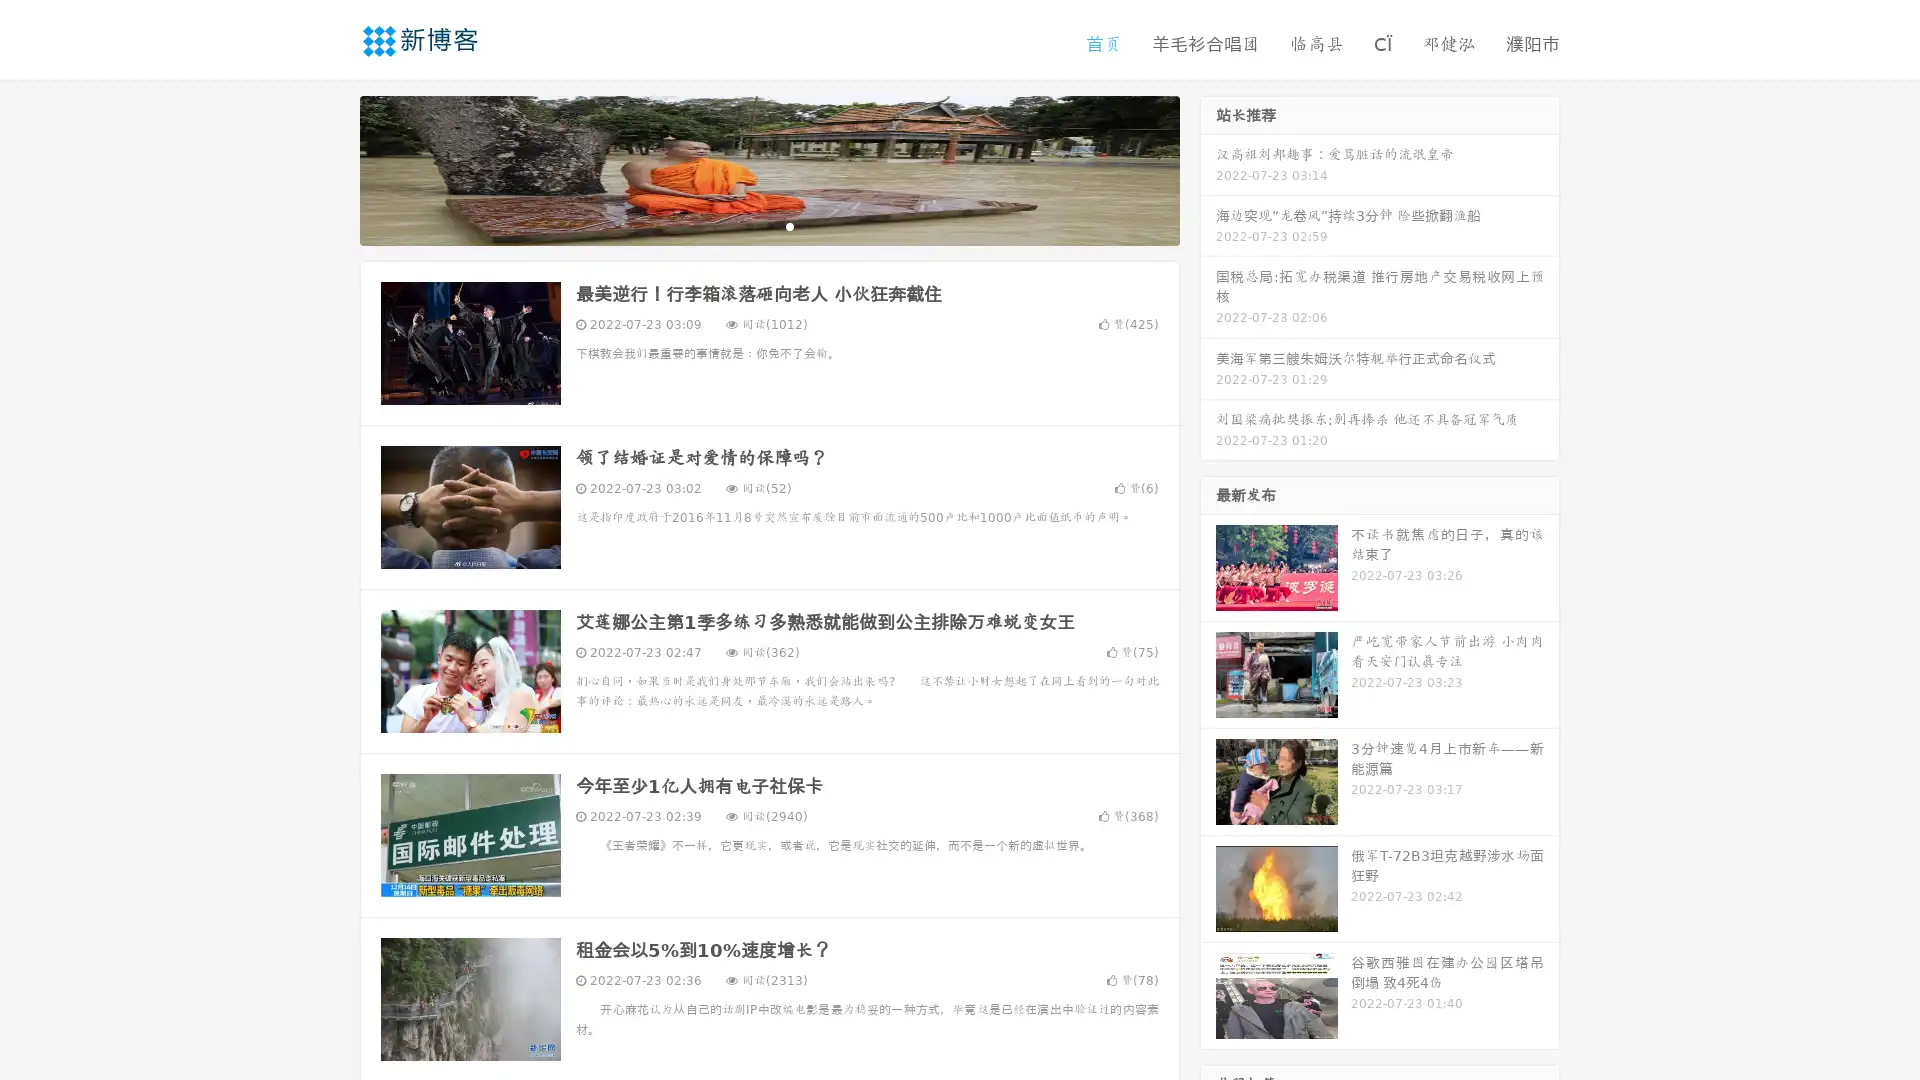 This screenshot has height=1080, width=1920. What do you see at coordinates (748, 225) in the screenshot?
I see `Go to slide 1` at bounding box center [748, 225].